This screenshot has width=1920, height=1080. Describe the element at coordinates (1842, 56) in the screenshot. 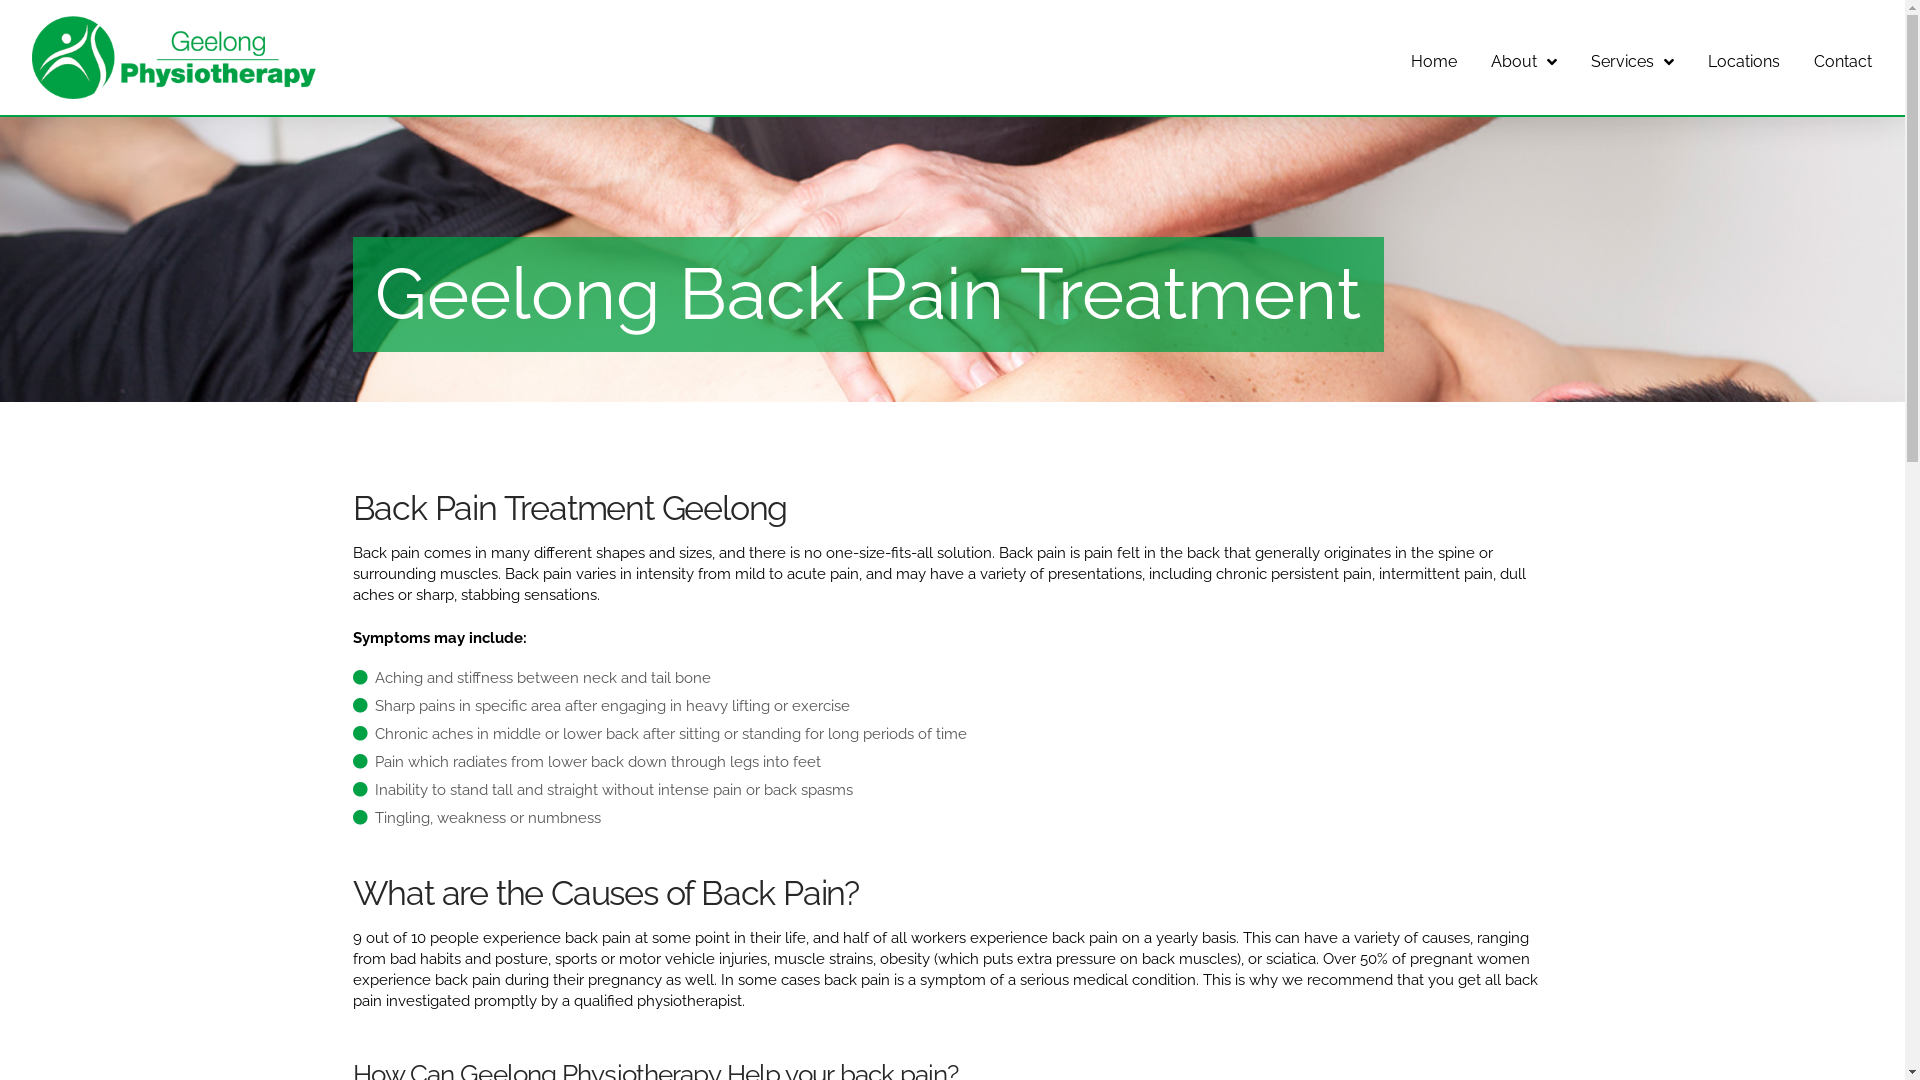

I see `'Contact'` at that location.